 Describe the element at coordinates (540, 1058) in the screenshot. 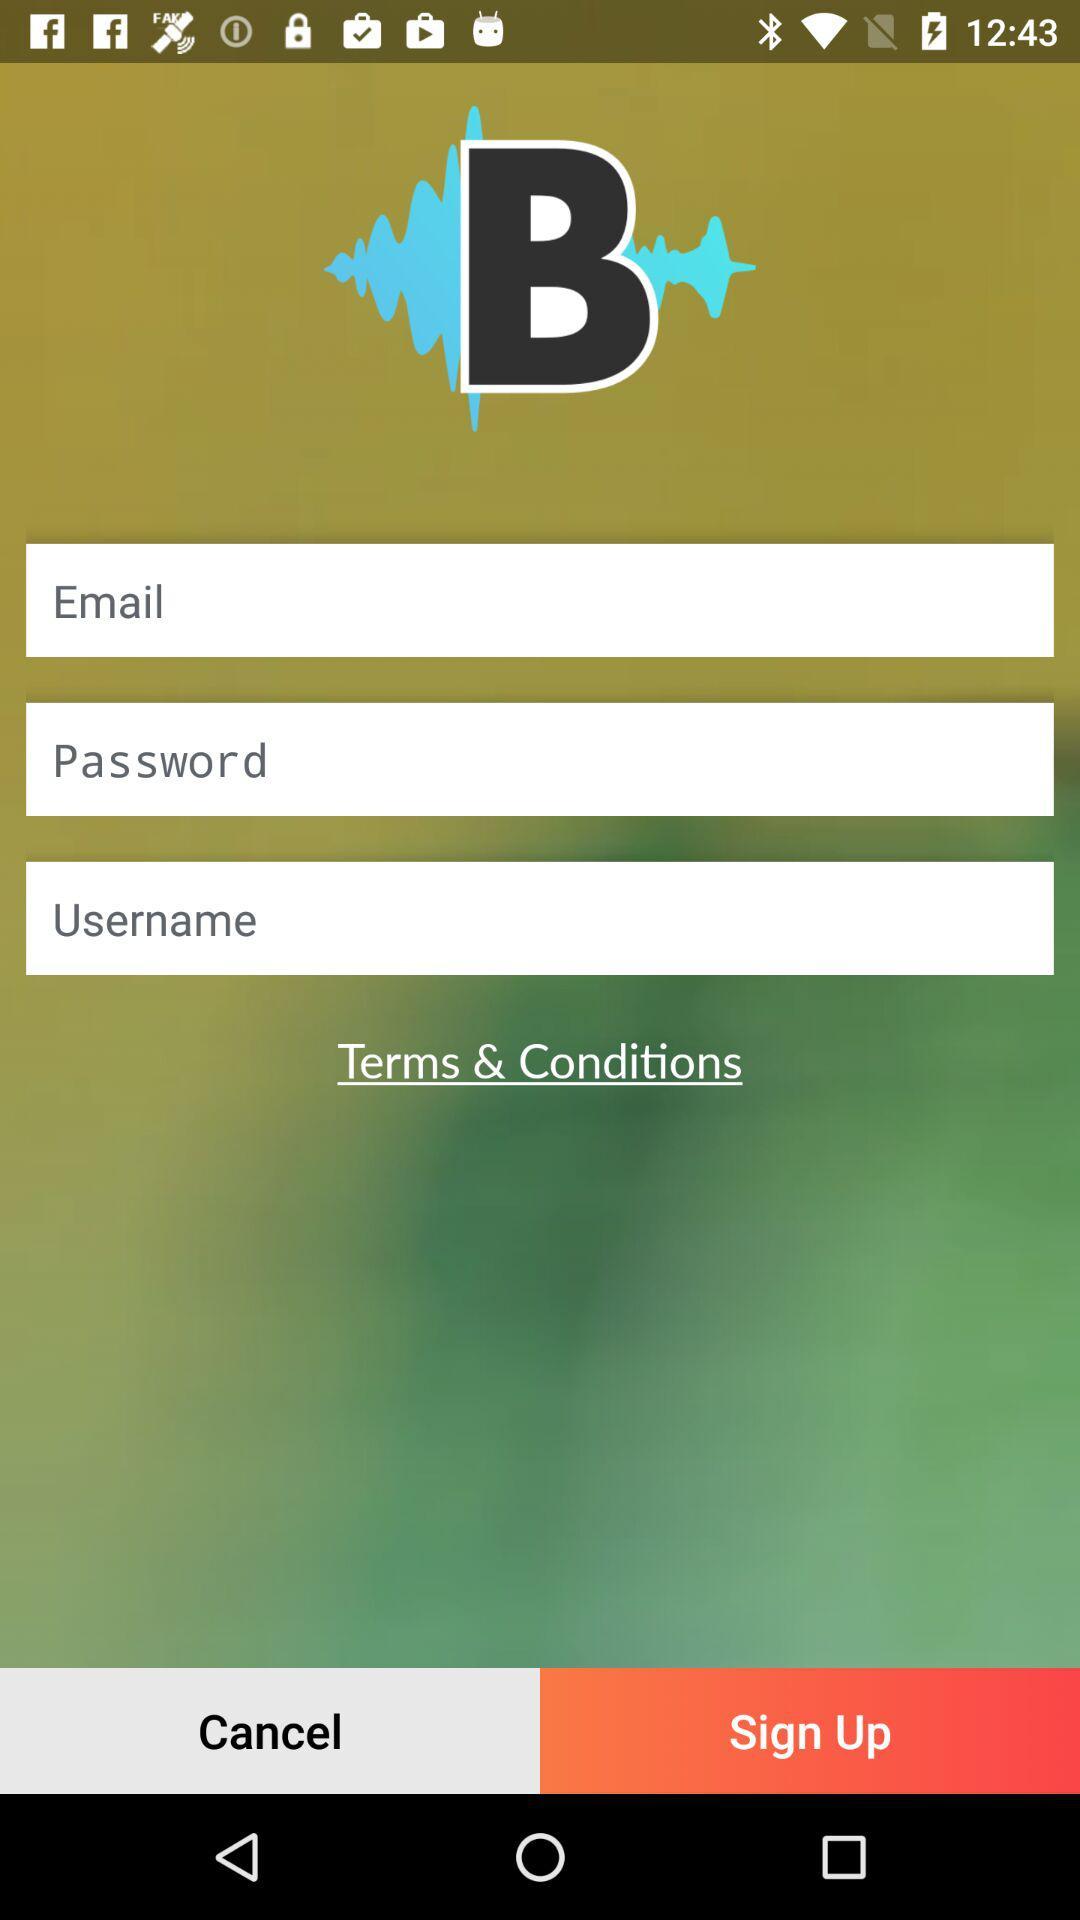

I see `terms & conditions item` at that location.